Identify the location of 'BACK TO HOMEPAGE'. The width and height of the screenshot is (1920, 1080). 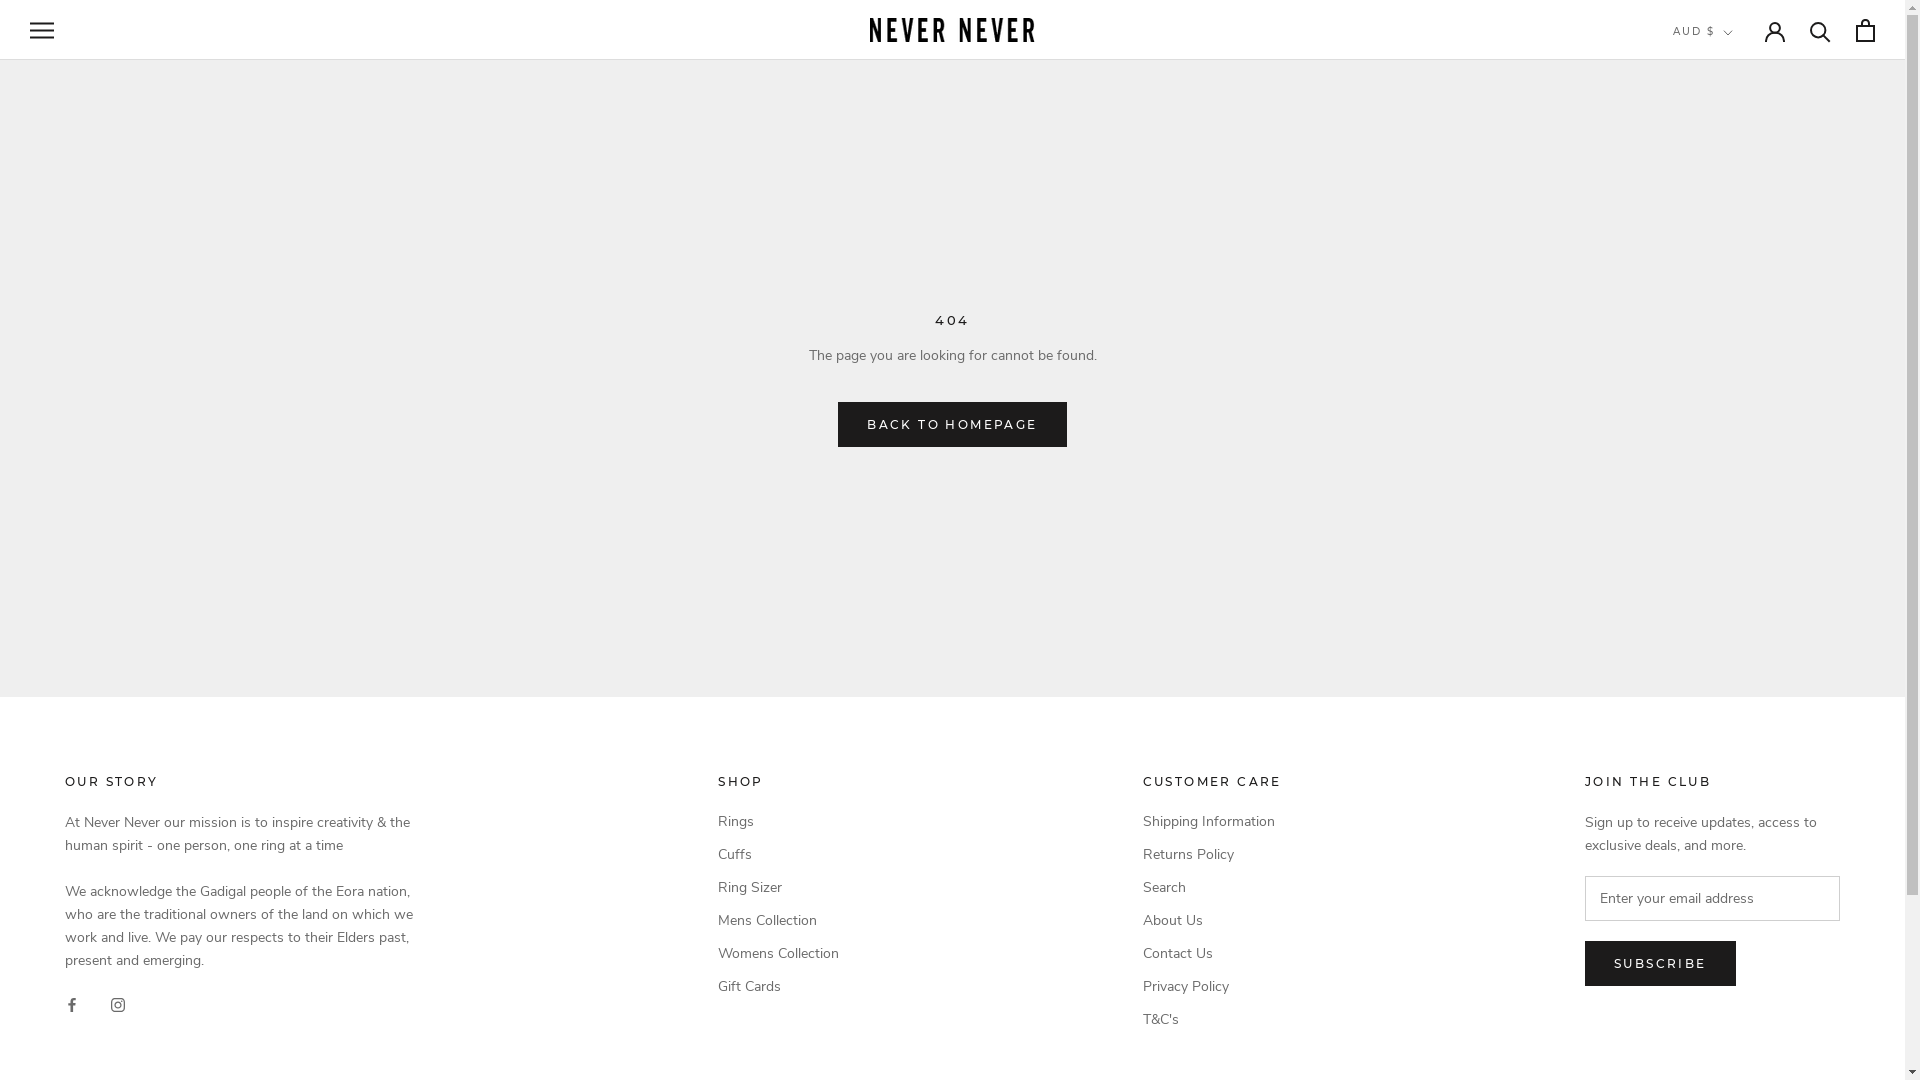
(950, 423).